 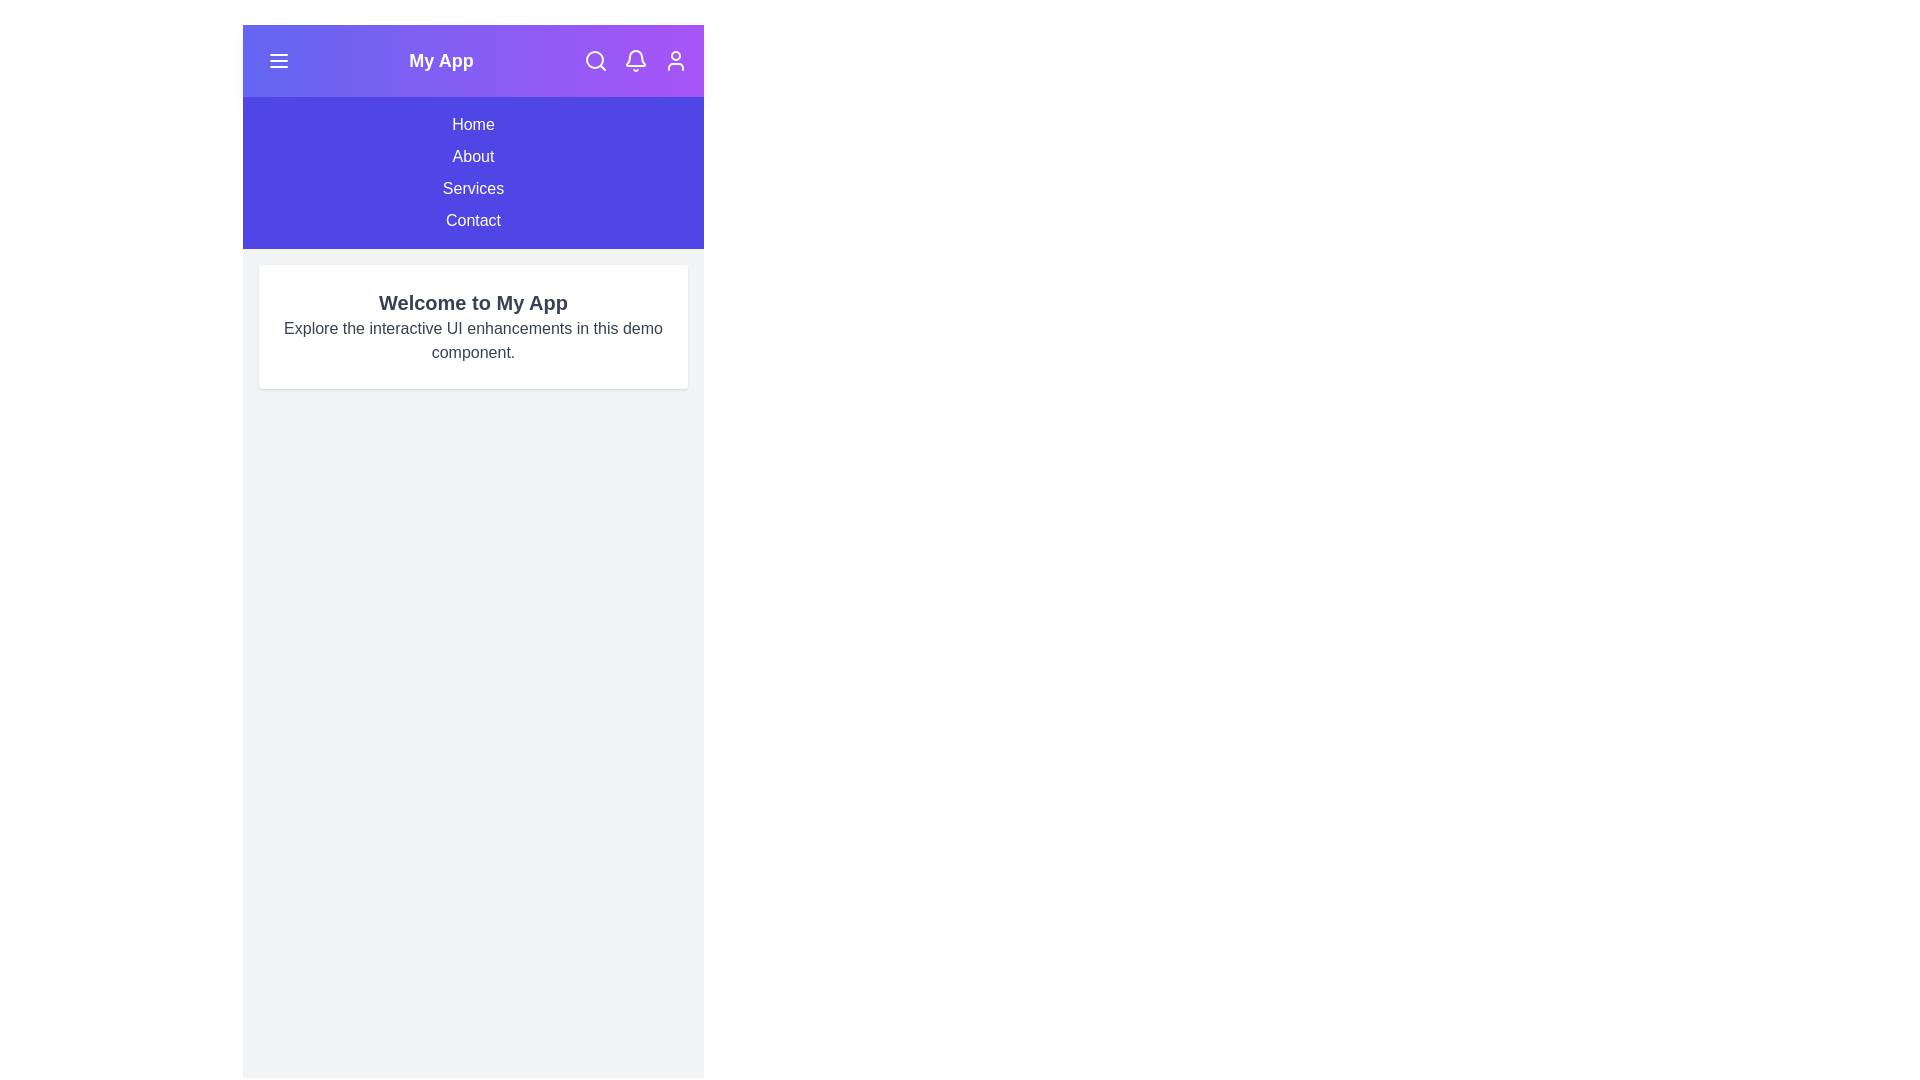 What do you see at coordinates (594, 60) in the screenshot?
I see `the 'Search' icon in the app bar` at bounding box center [594, 60].